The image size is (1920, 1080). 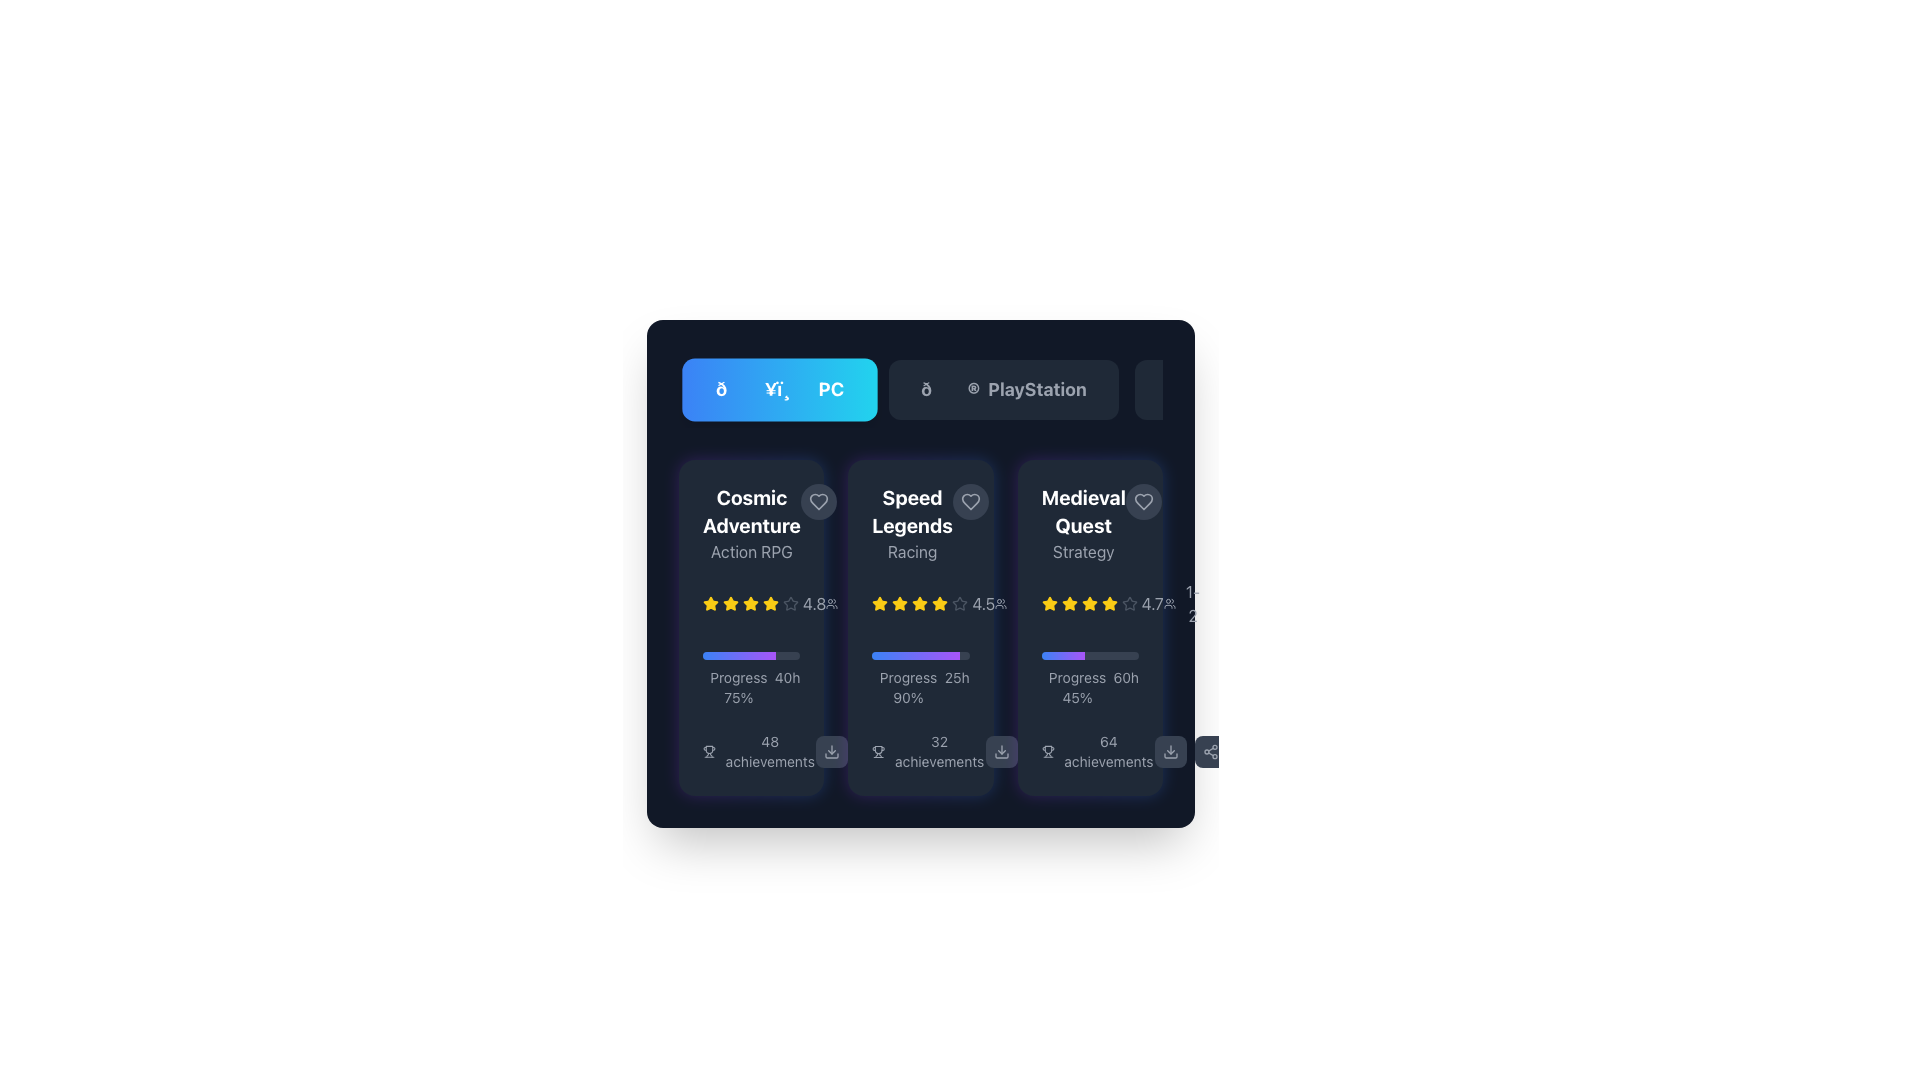 I want to click on the static text display that shows 'Progress 75%' within the first progress tracking card of the 'Cosmic Adventure' game, so click(x=737, y=686).